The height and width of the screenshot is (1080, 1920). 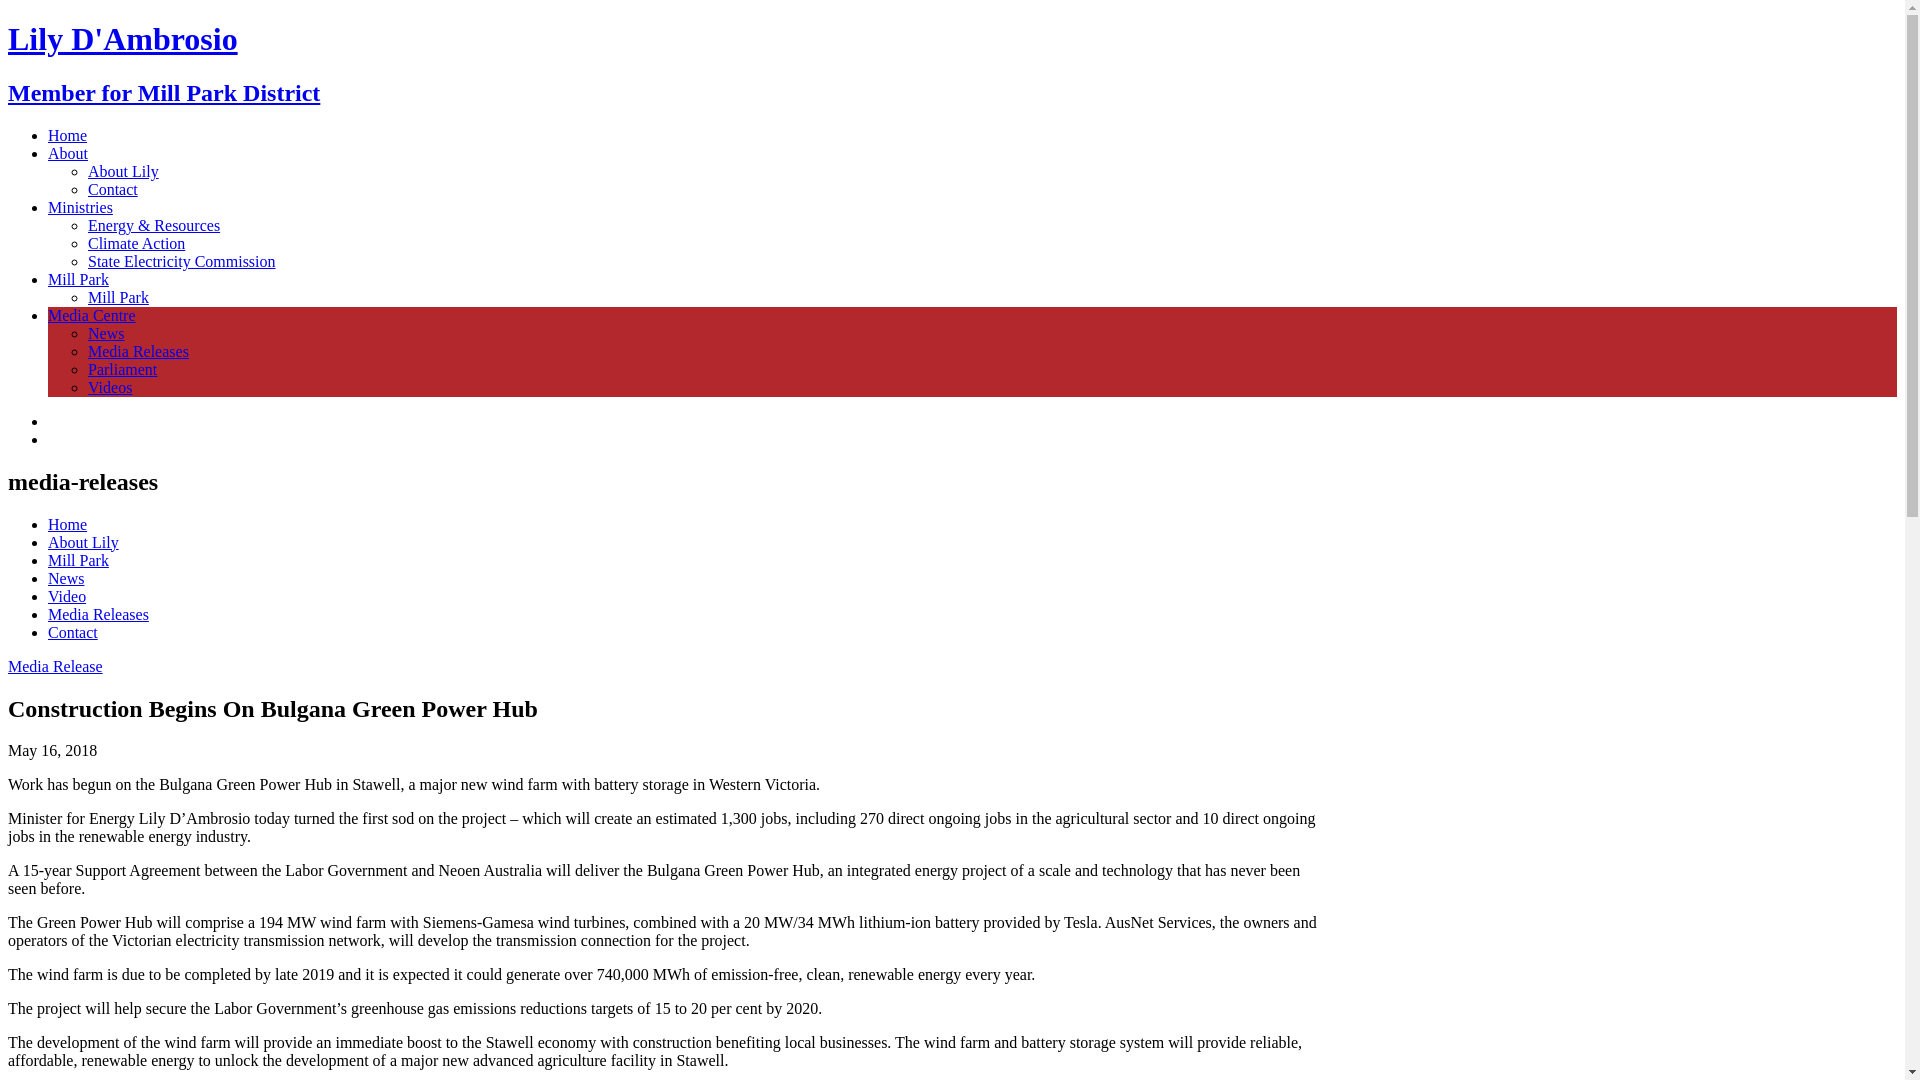 I want to click on 'Mill Park', so click(x=117, y=297).